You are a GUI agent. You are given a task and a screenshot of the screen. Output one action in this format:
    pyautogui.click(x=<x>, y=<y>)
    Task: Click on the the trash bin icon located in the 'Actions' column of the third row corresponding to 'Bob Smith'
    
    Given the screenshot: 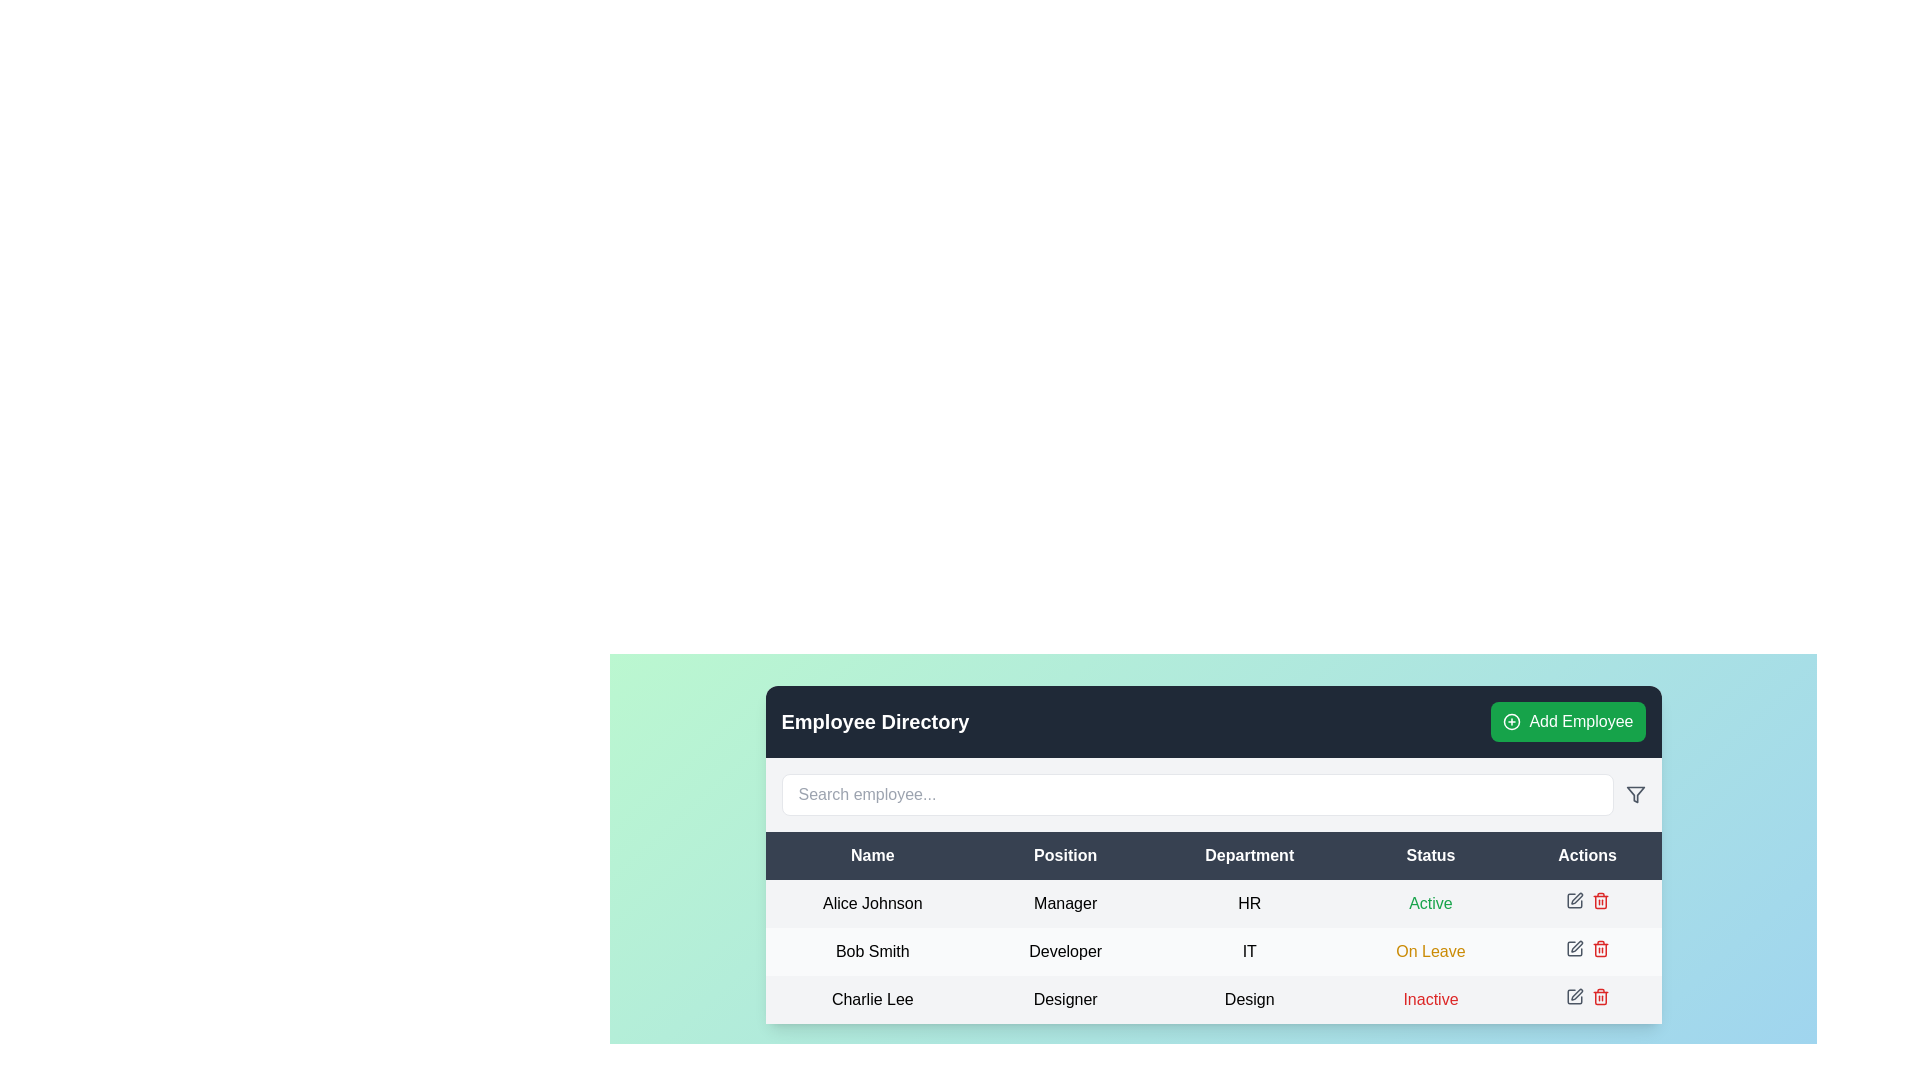 What is the action you would take?
    pyautogui.click(x=1600, y=949)
    